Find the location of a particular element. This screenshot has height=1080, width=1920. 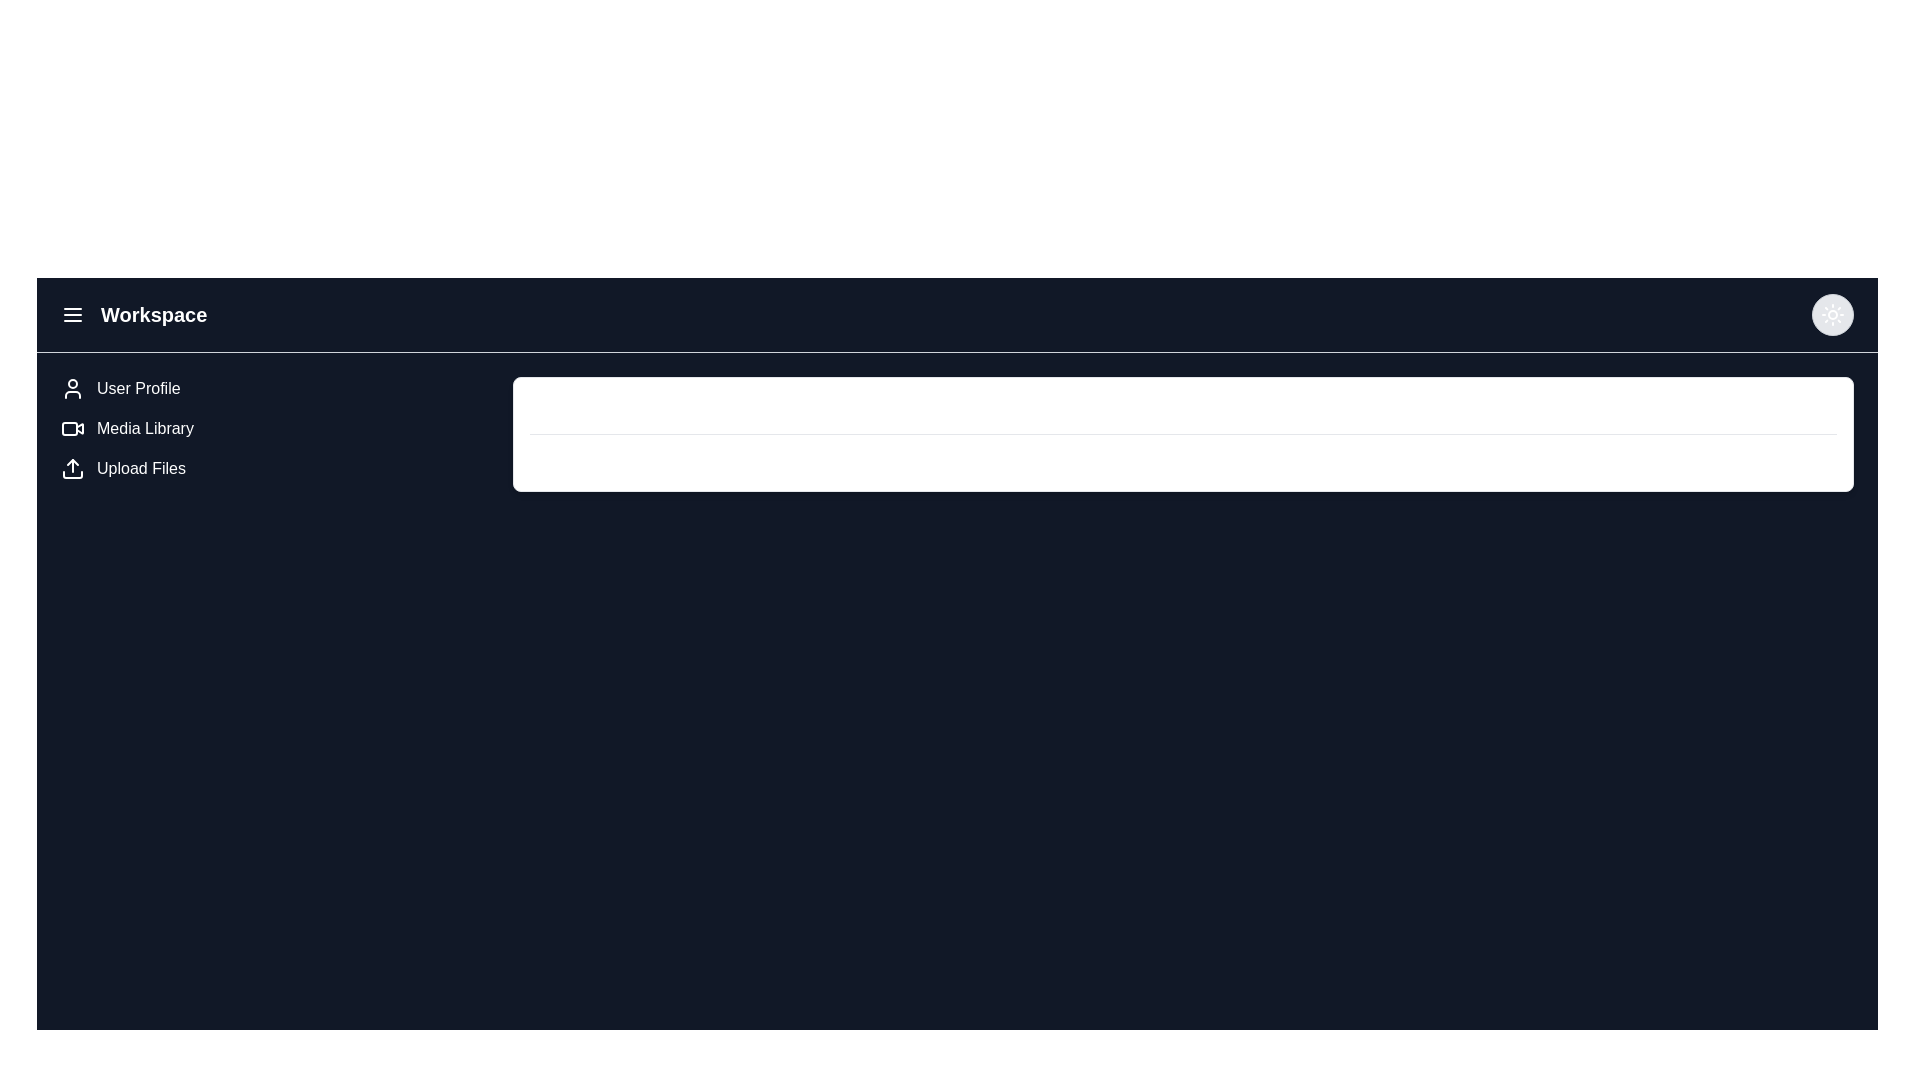

'User Profile' text label, which is displayed in white font on a dark background, positioned to the right of a user avatar icon is located at coordinates (137, 389).